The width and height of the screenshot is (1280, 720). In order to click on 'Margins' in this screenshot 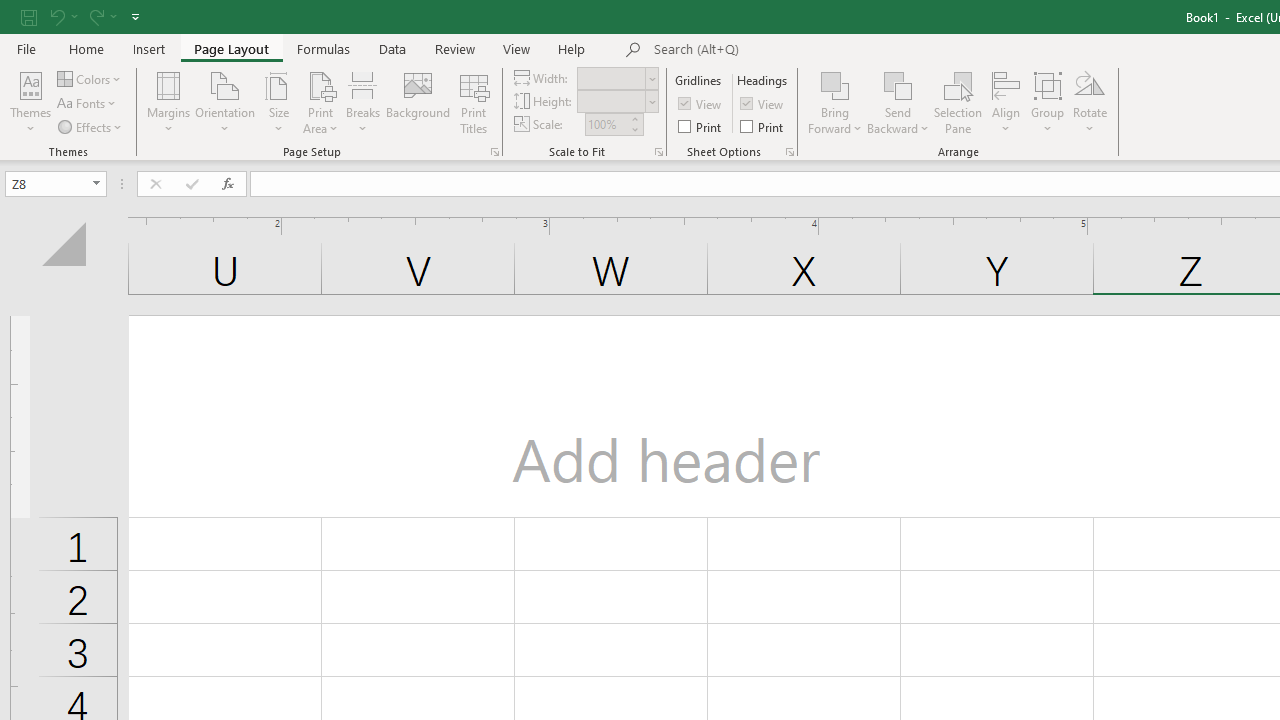, I will do `click(168, 103)`.